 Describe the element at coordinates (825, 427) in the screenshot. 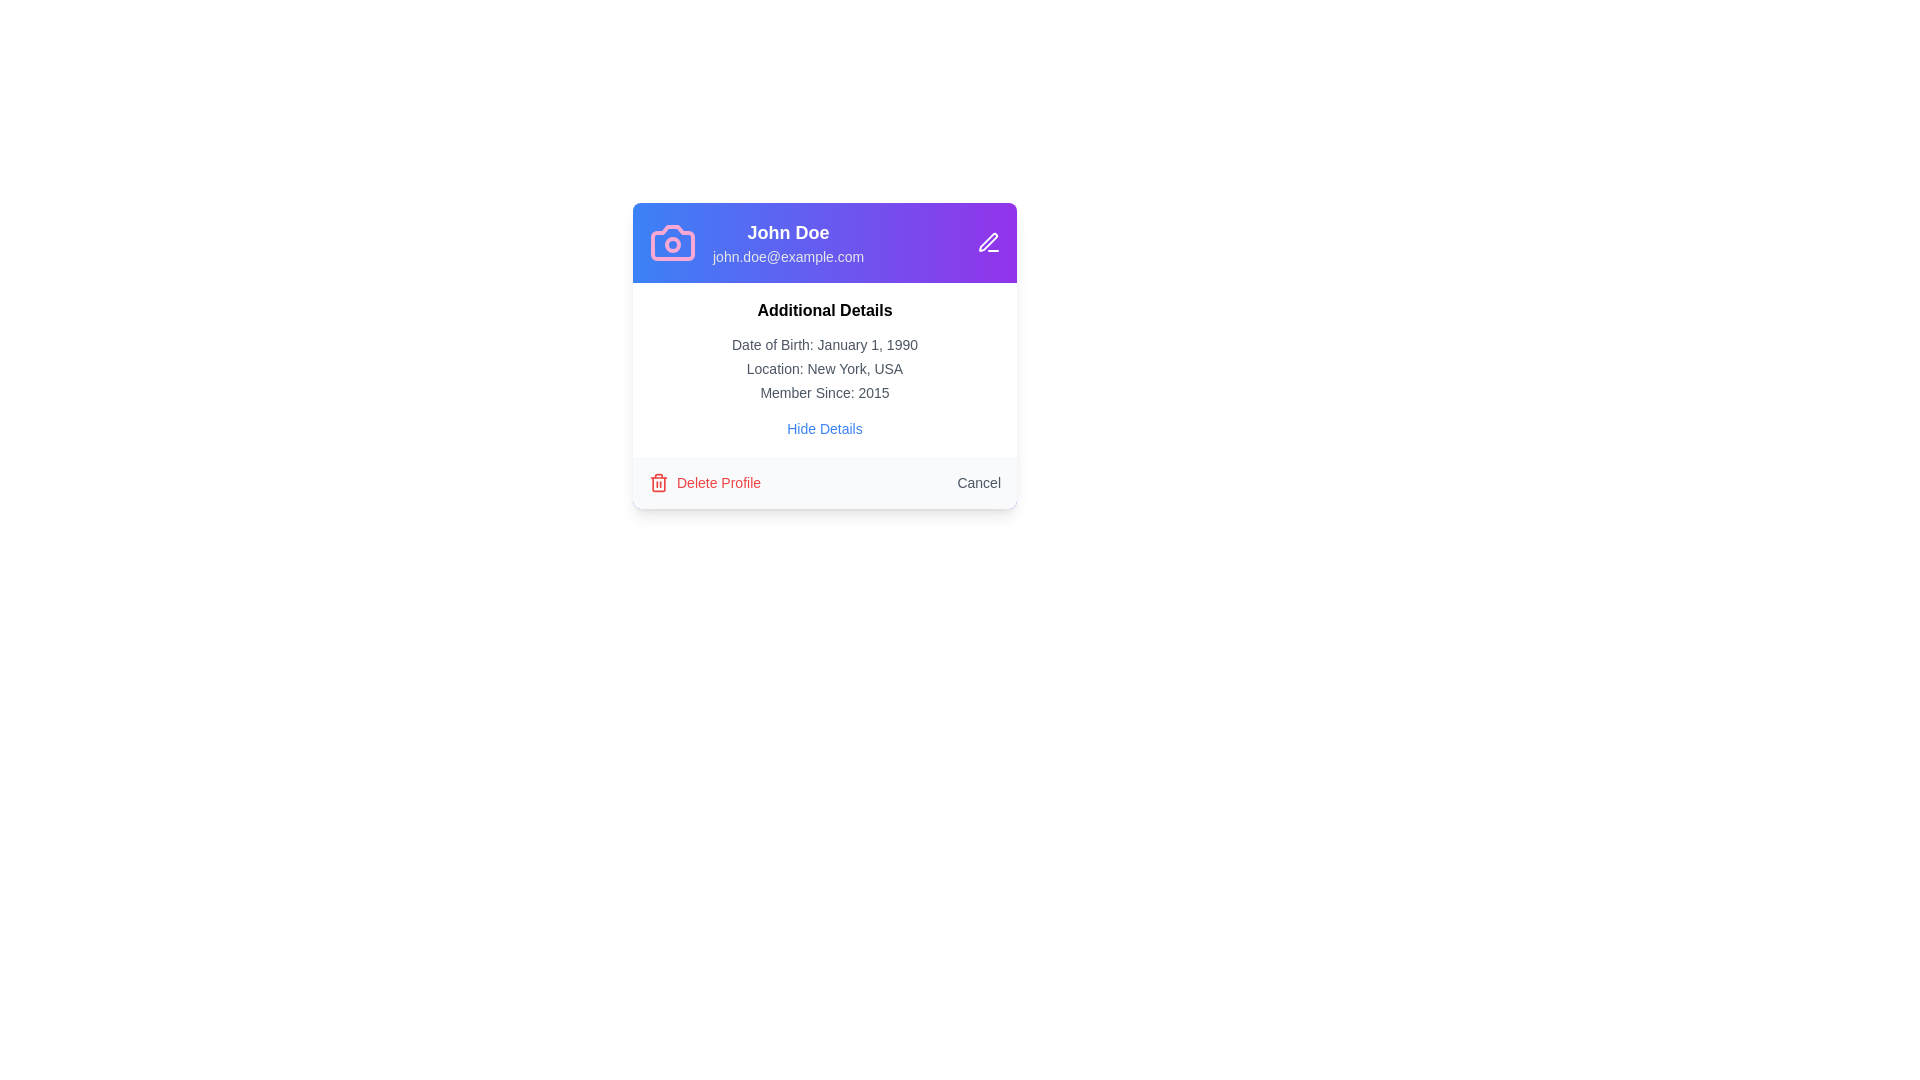

I see `the textual link styled in smaller font size, blue color, and underlined, labeled 'Hide Details', located at the bottom of the user information section` at that location.